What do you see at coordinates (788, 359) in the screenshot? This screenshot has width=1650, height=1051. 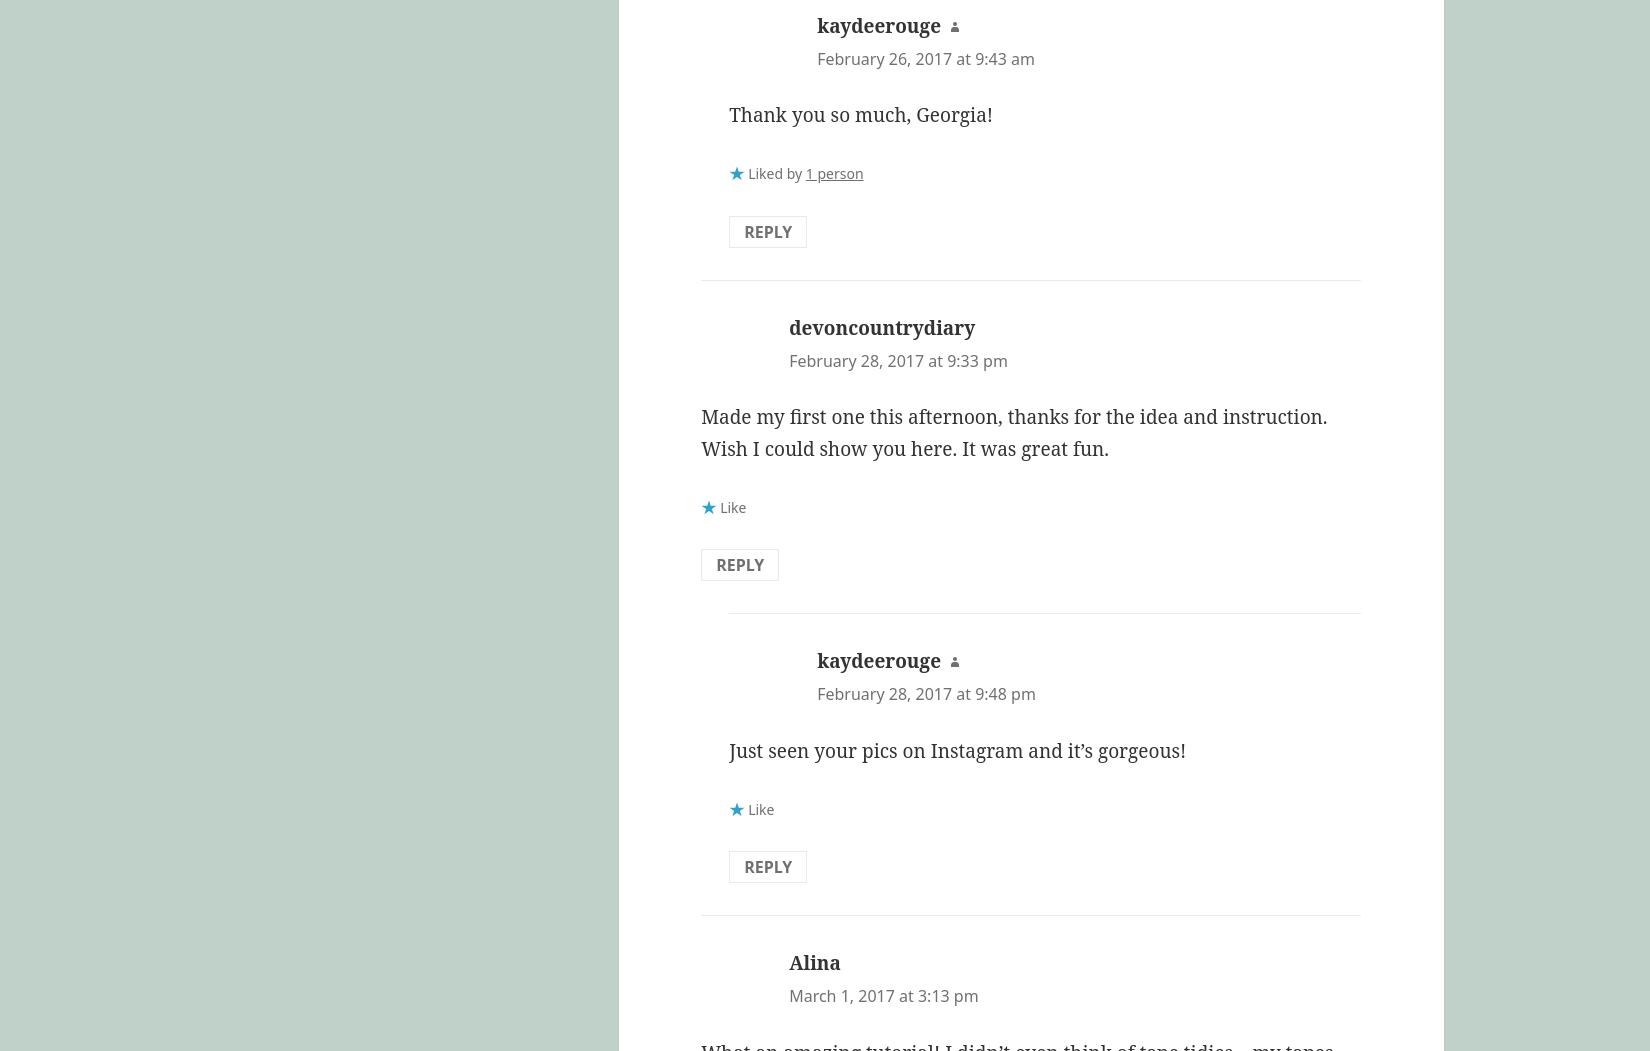 I see `'February 28, 2017 at 9:33 pm'` at bounding box center [788, 359].